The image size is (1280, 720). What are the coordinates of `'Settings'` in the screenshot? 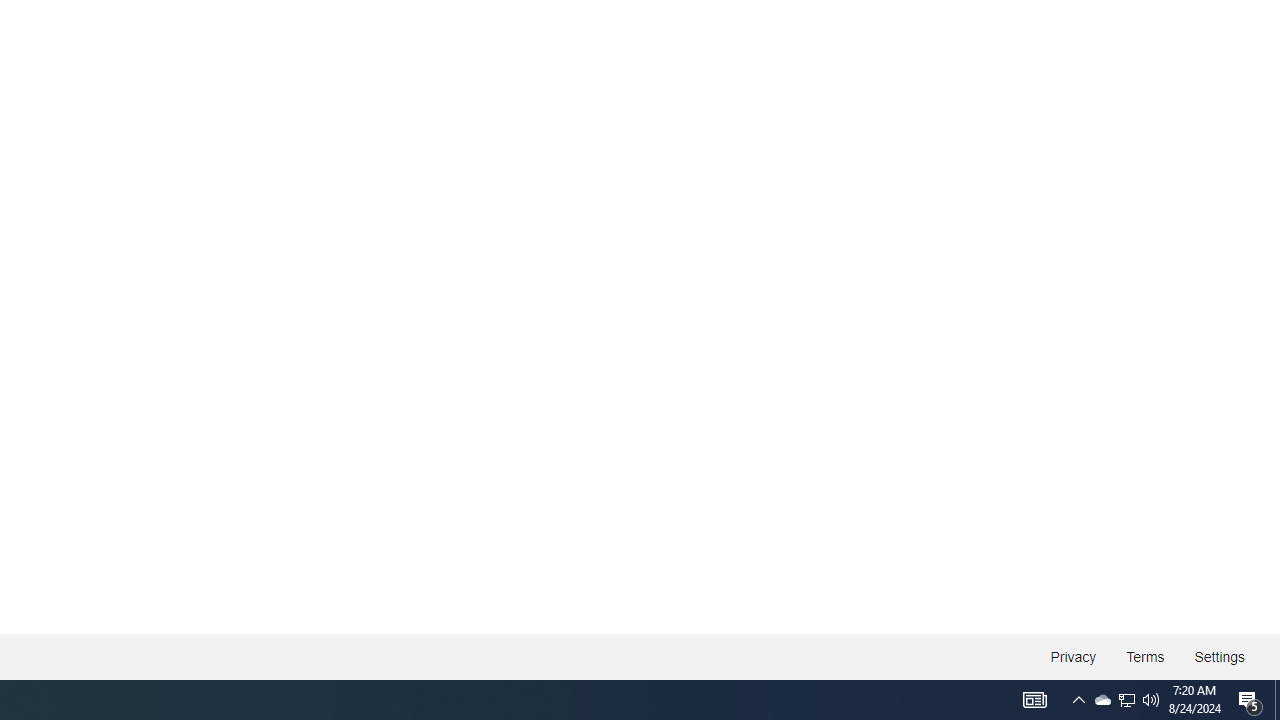 It's located at (1218, 657).